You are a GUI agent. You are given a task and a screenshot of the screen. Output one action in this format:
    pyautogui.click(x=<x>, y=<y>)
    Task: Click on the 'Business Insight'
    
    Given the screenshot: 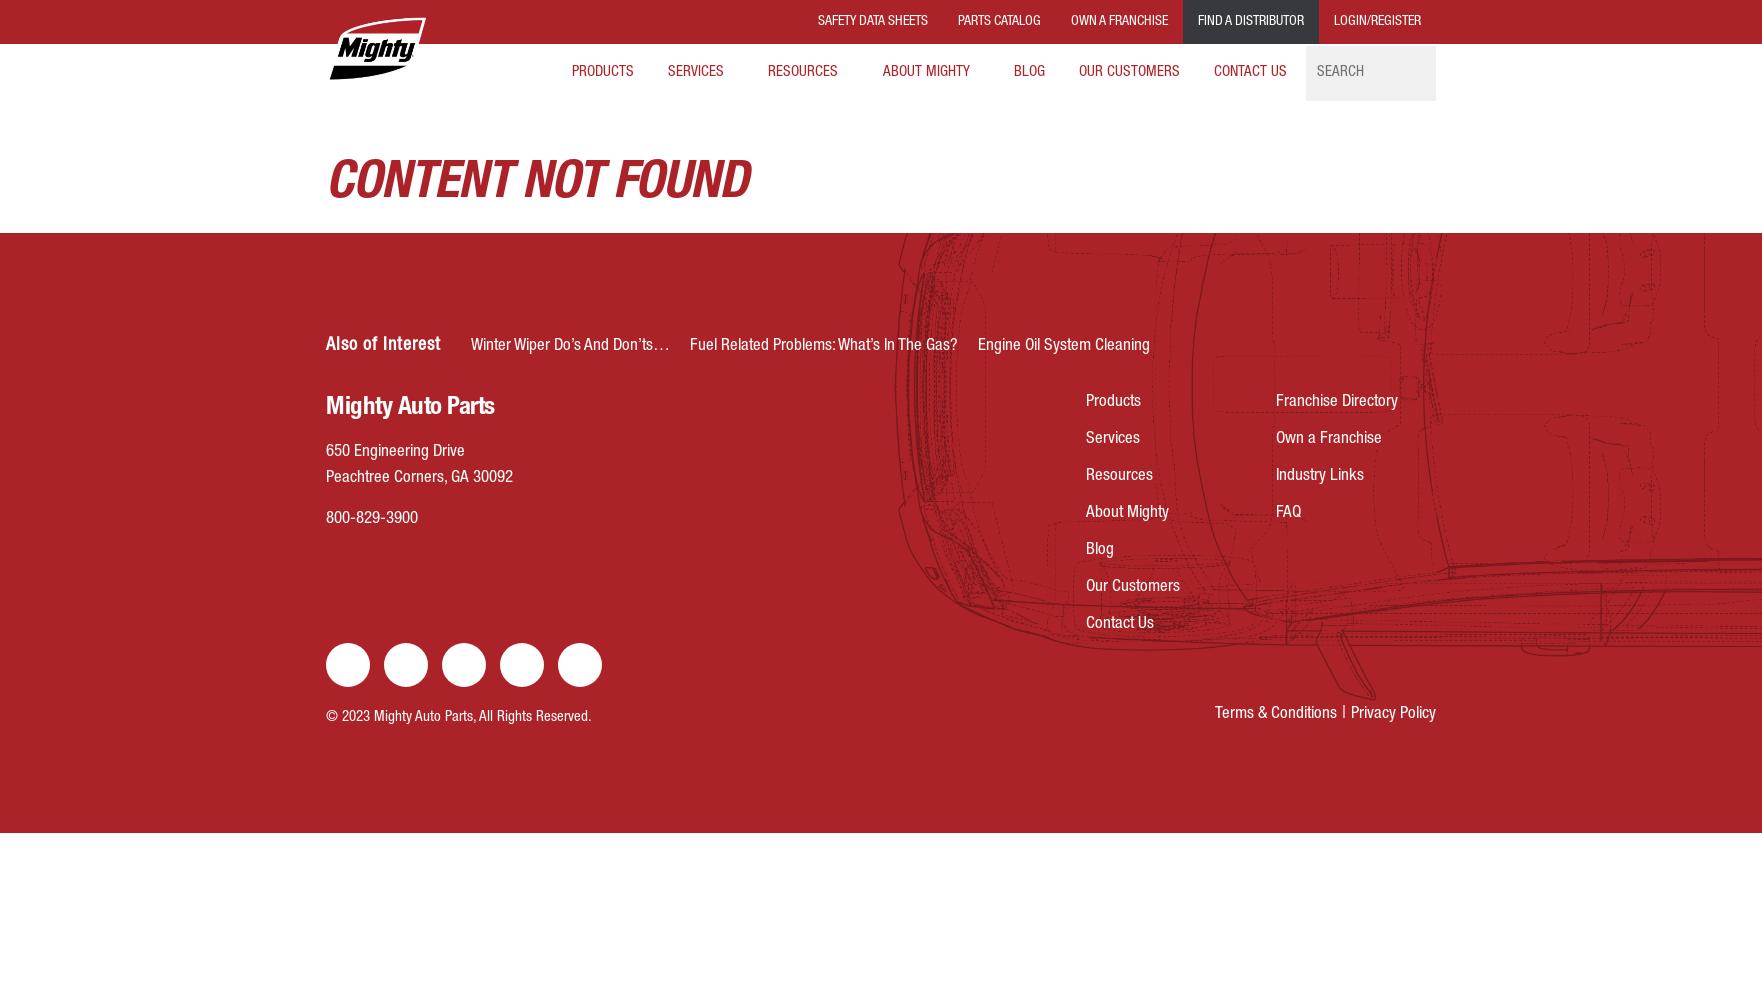 What is the action you would take?
    pyautogui.click(x=719, y=127)
    